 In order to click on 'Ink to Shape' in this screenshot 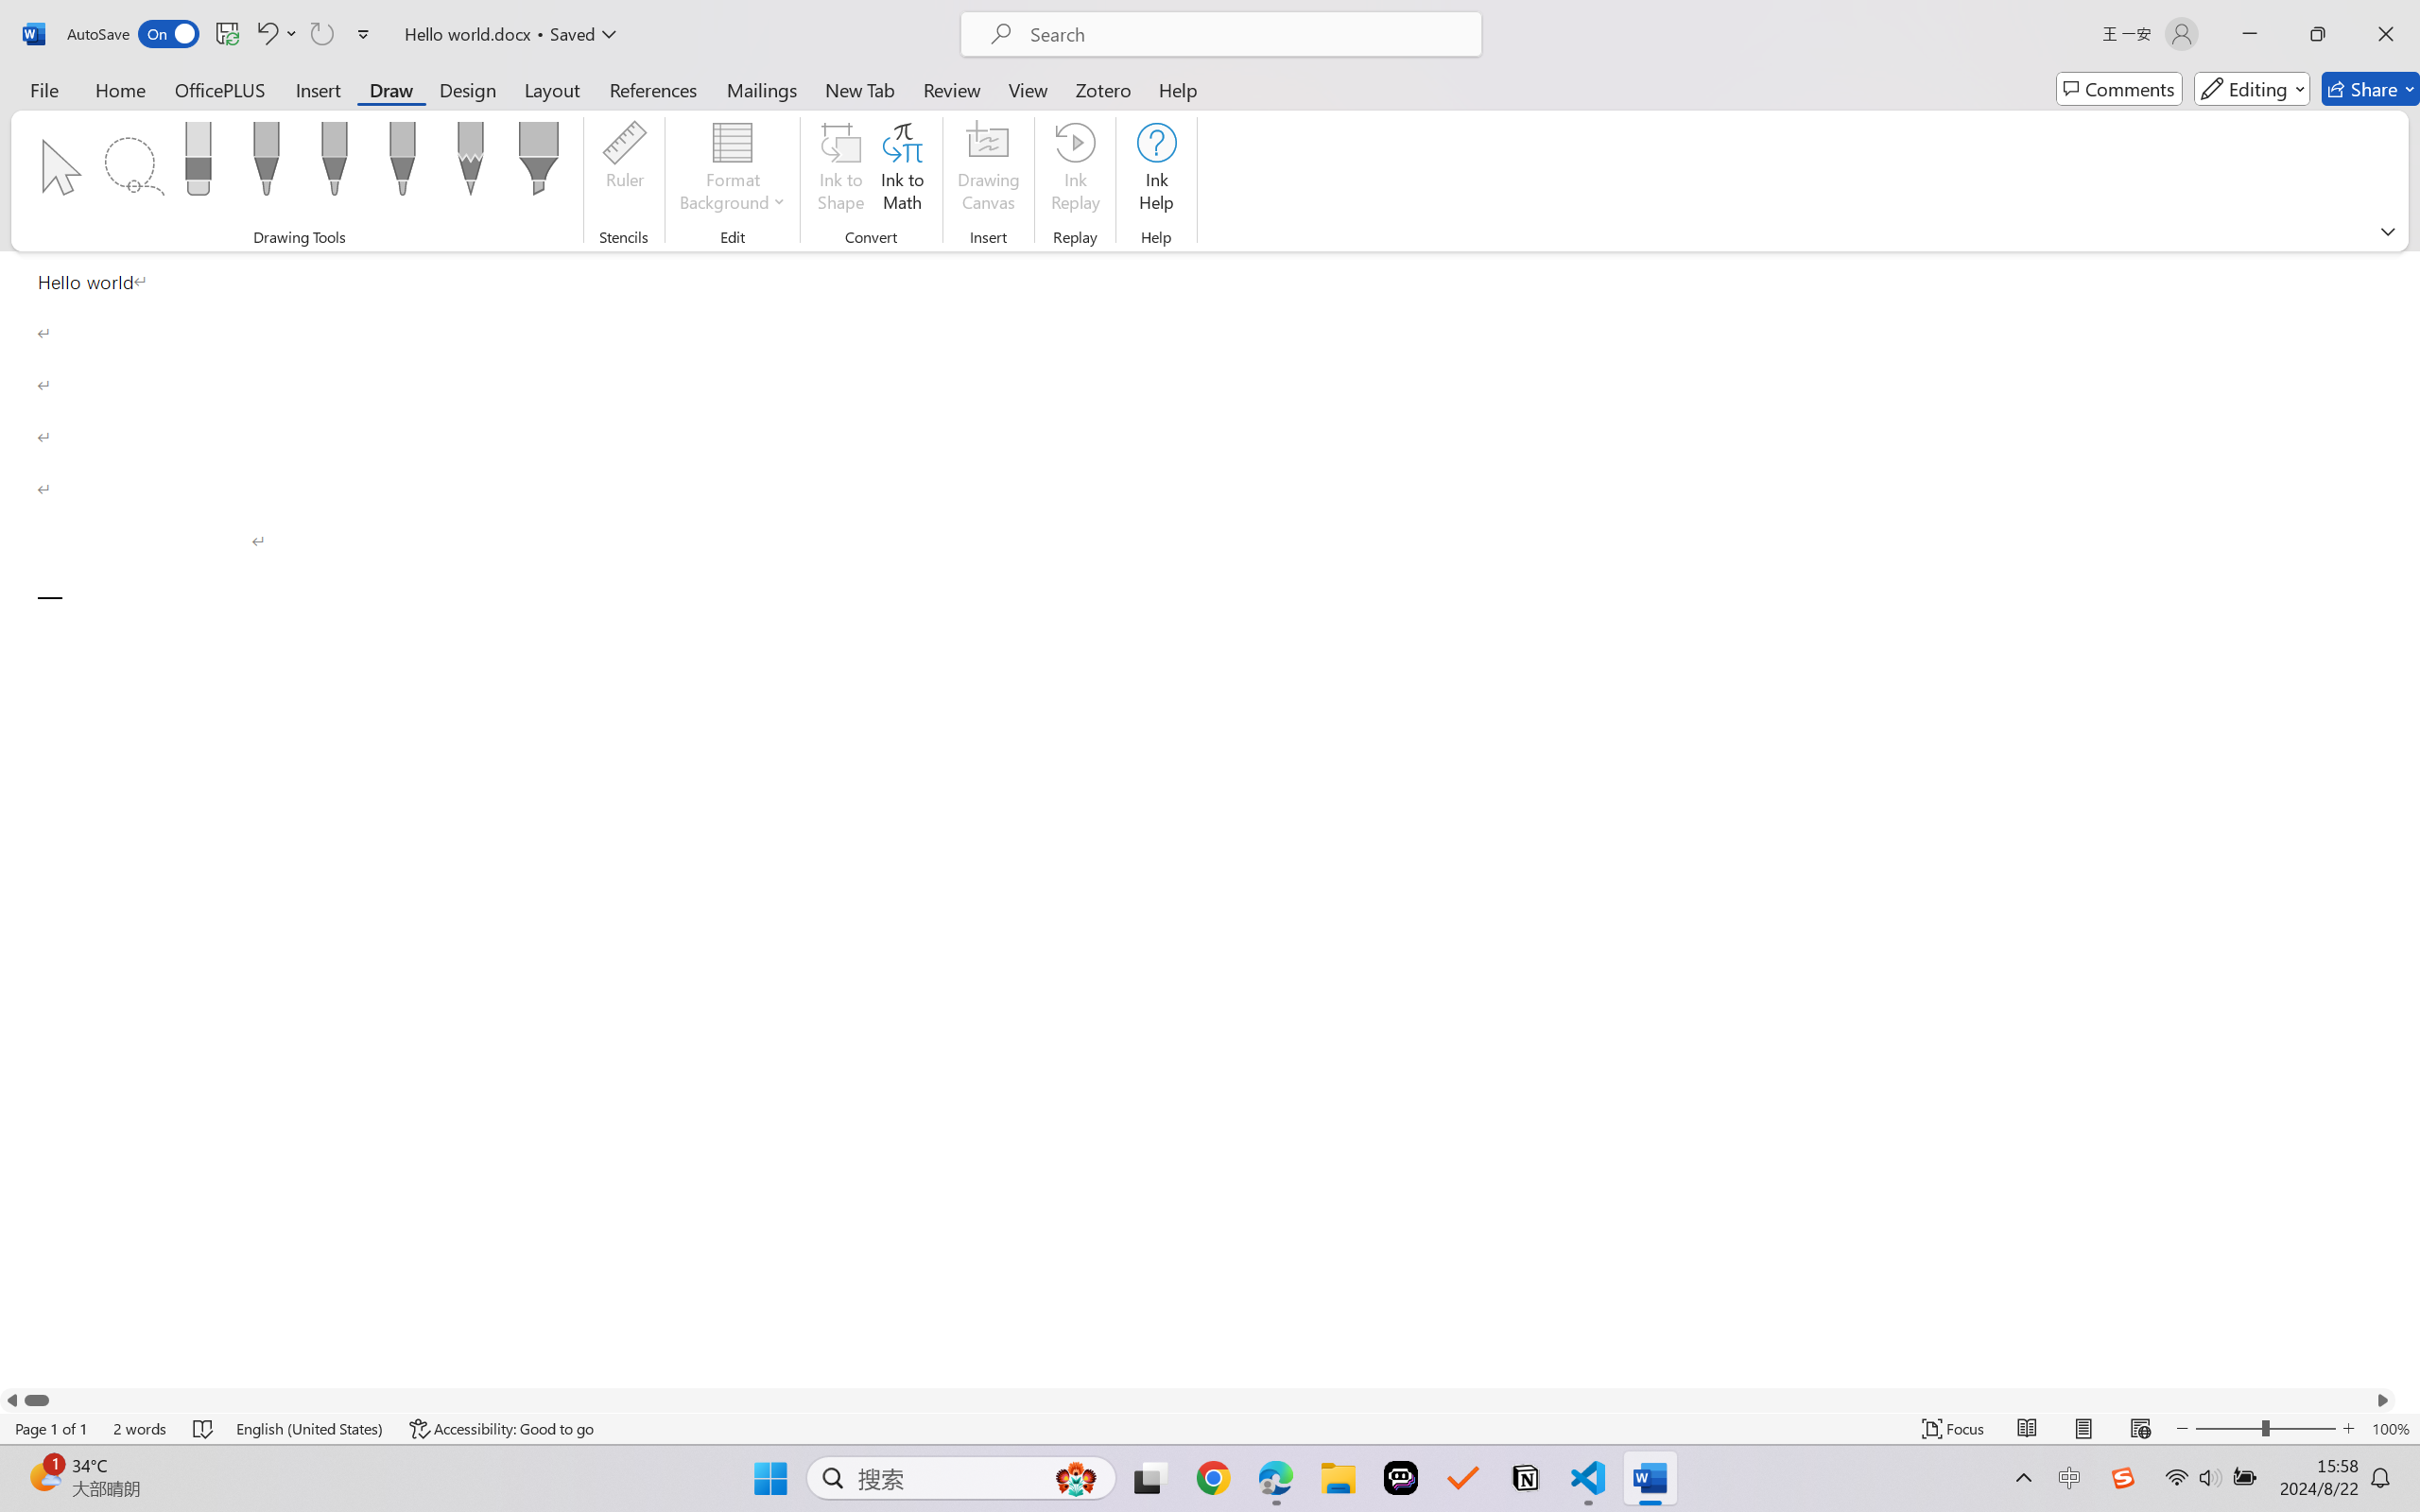, I will do `click(840, 170)`.